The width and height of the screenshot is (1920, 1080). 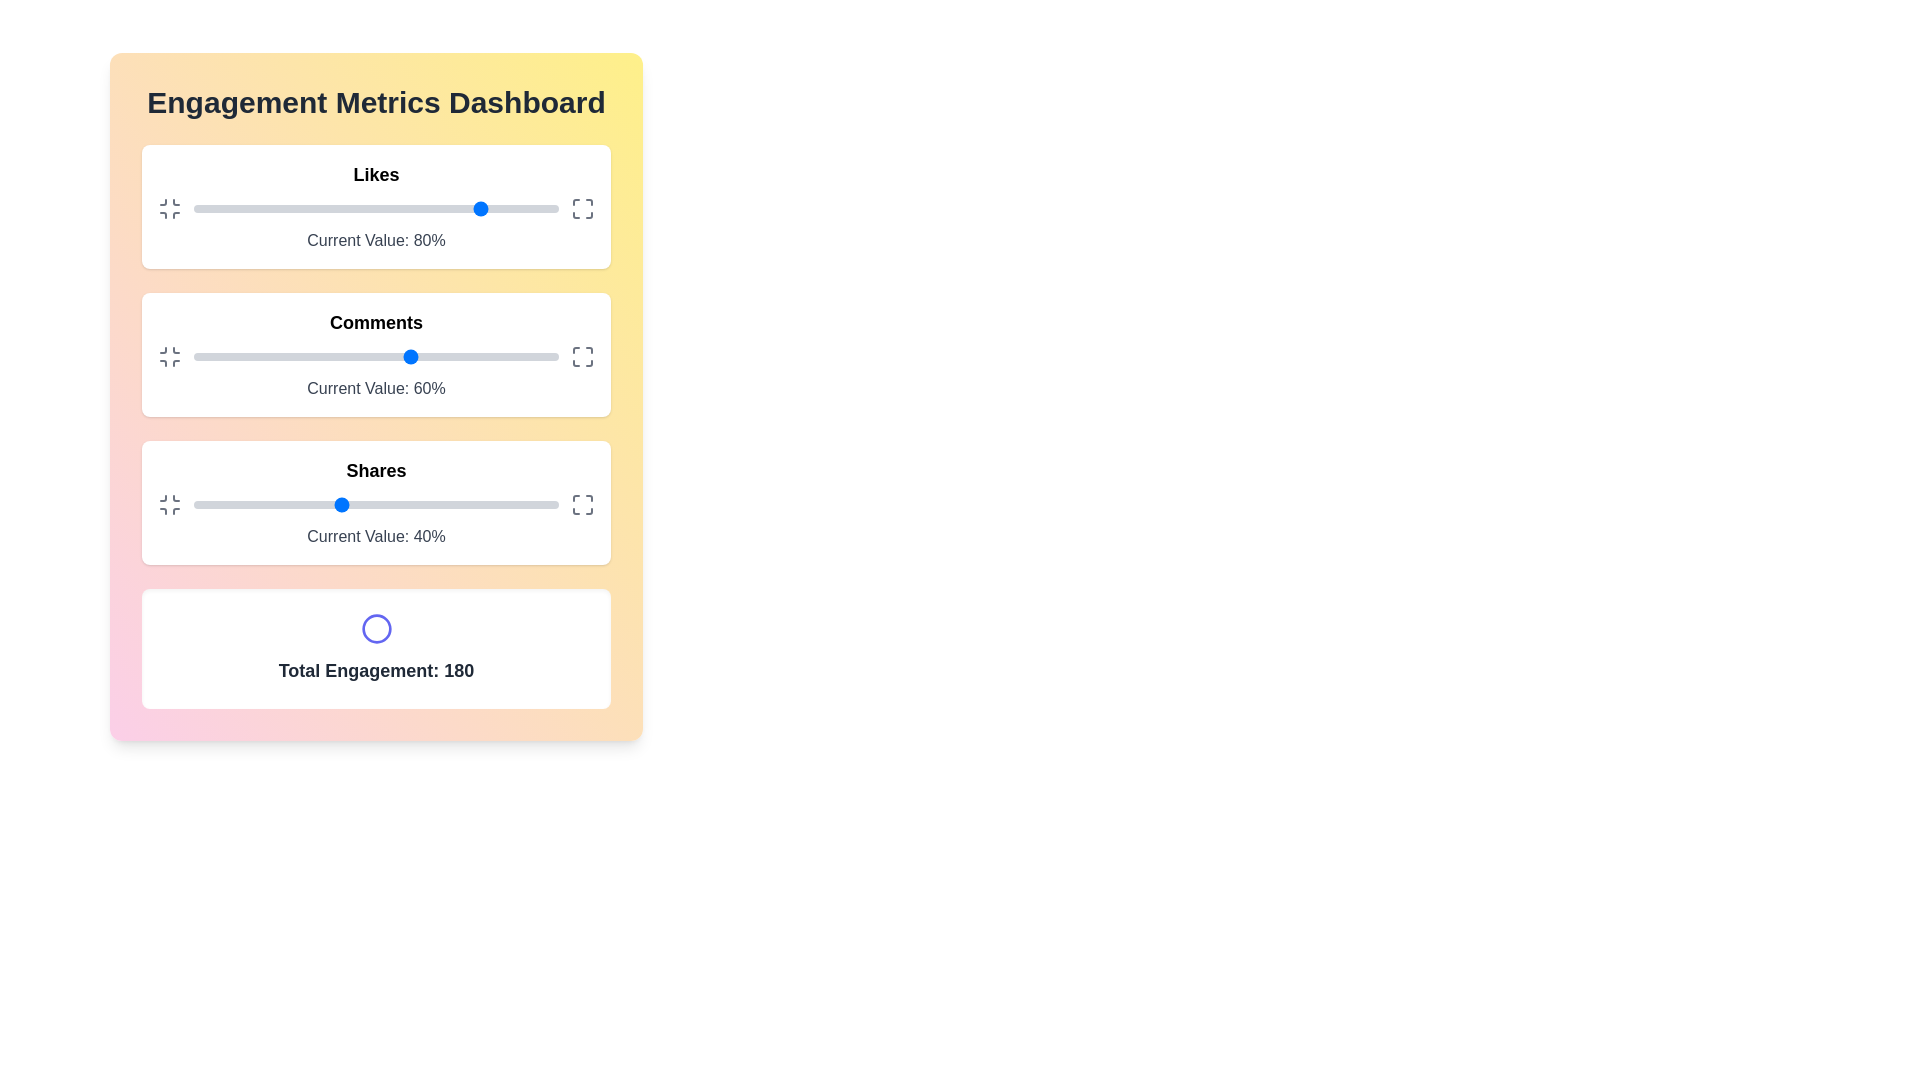 What do you see at coordinates (426, 208) in the screenshot?
I see `the 'Likes' slider` at bounding box center [426, 208].